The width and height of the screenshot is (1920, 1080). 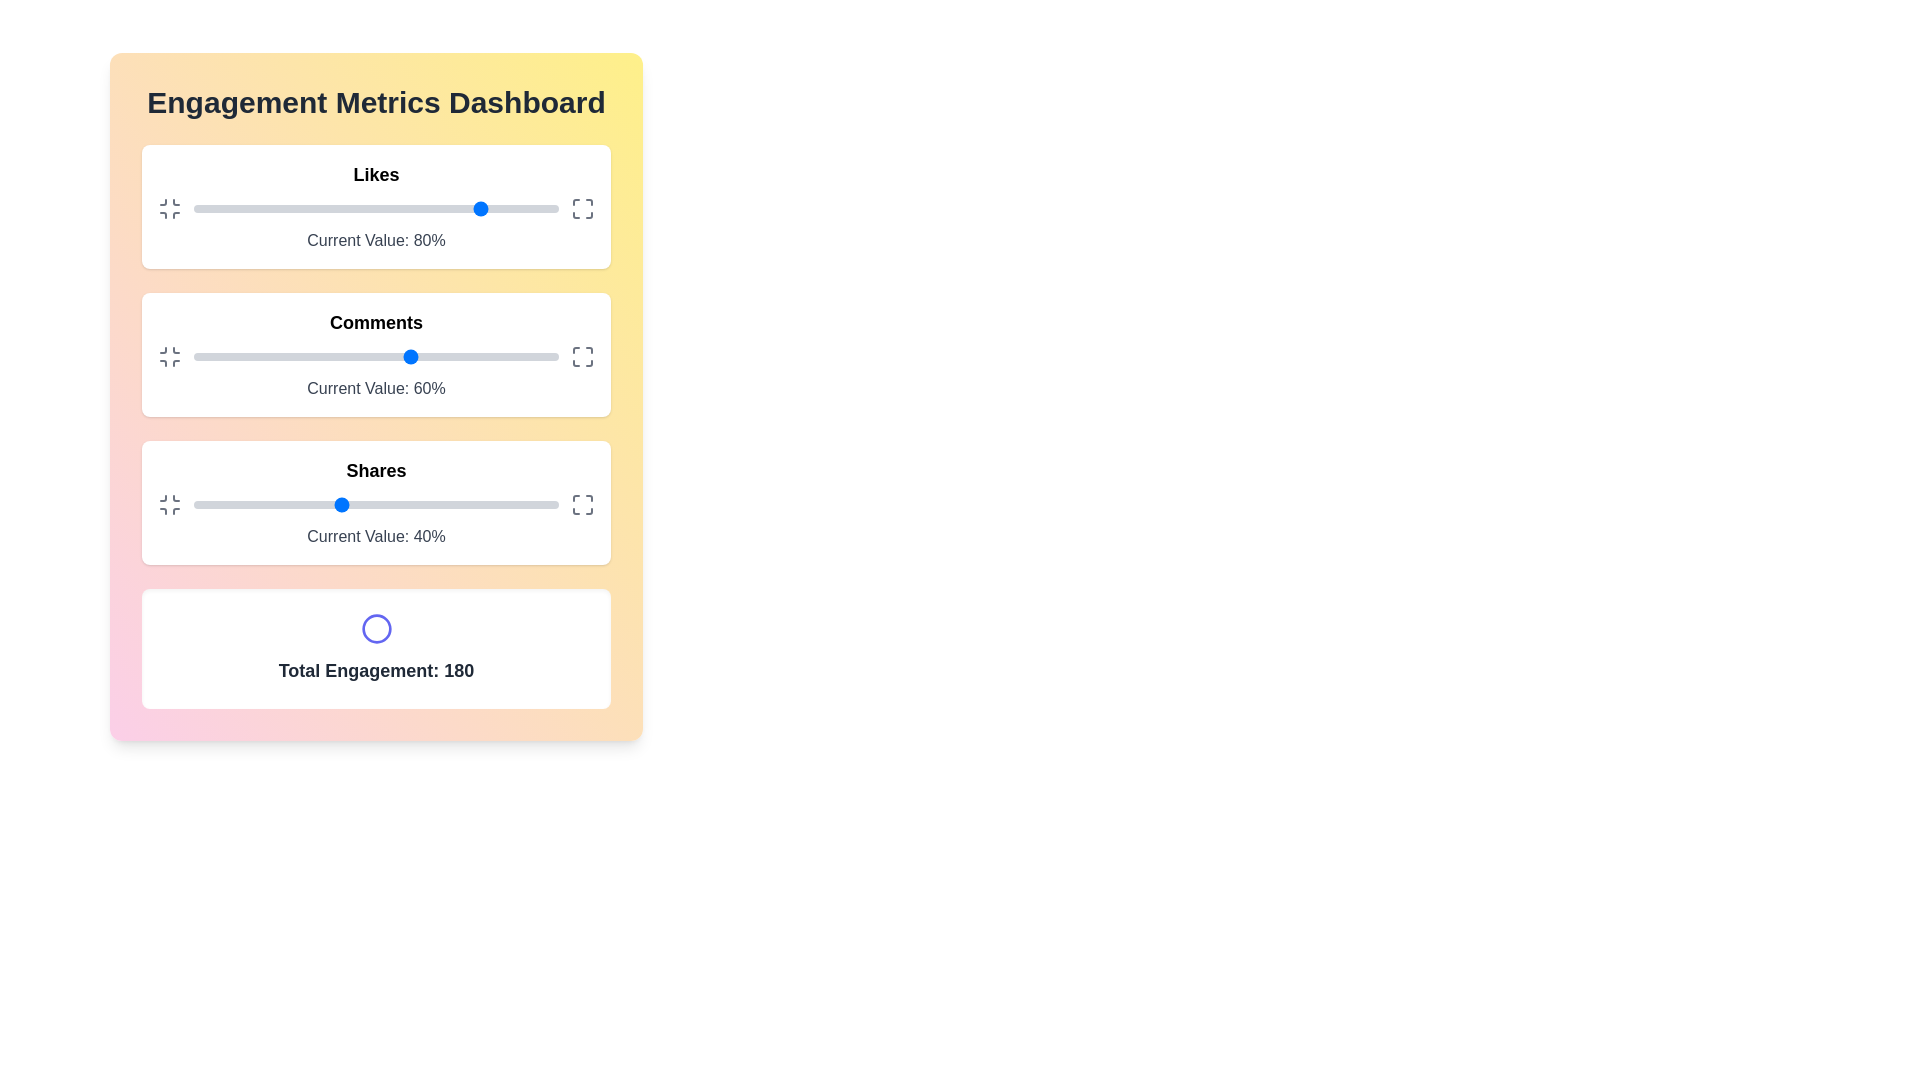 What do you see at coordinates (426, 208) in the screenshot?
I see `the 'Likes' slider` at bounding box center [426, 208].